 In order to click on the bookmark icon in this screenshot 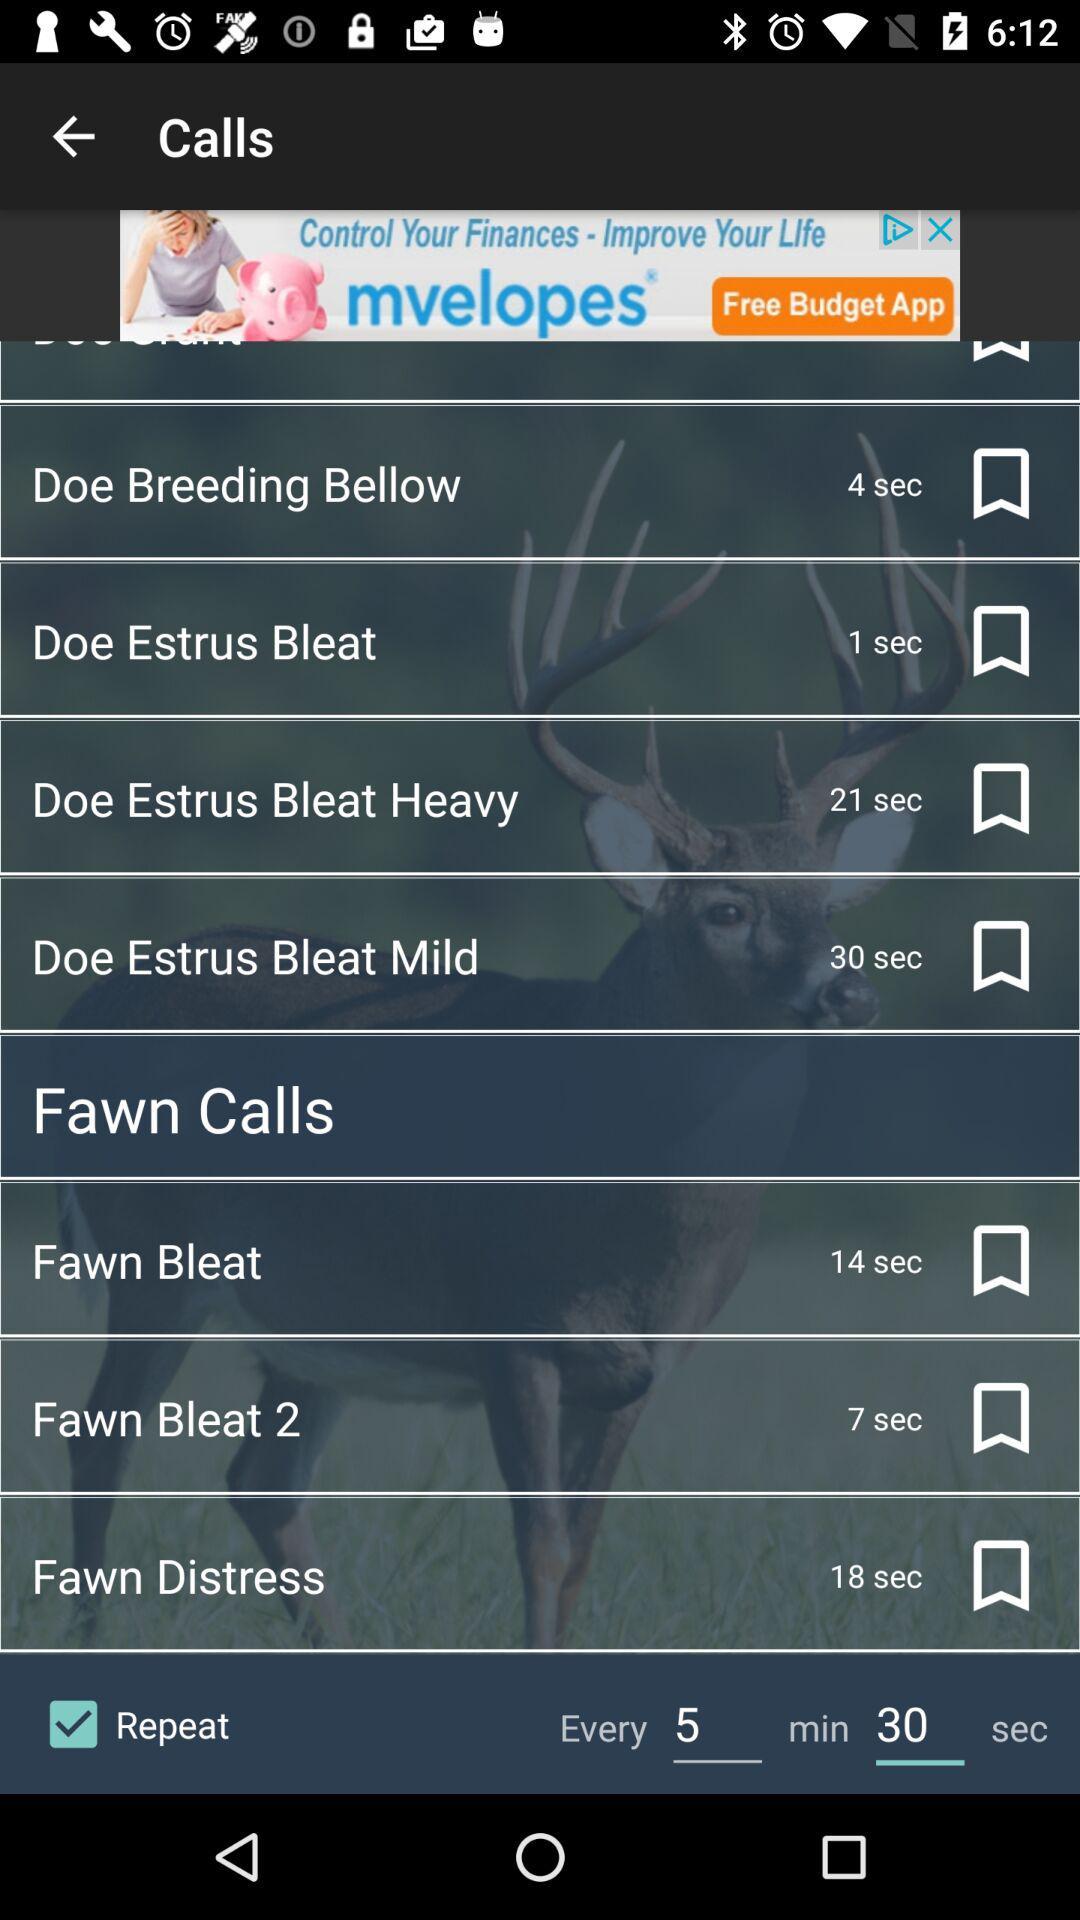, I will do `click(984, 641)`.